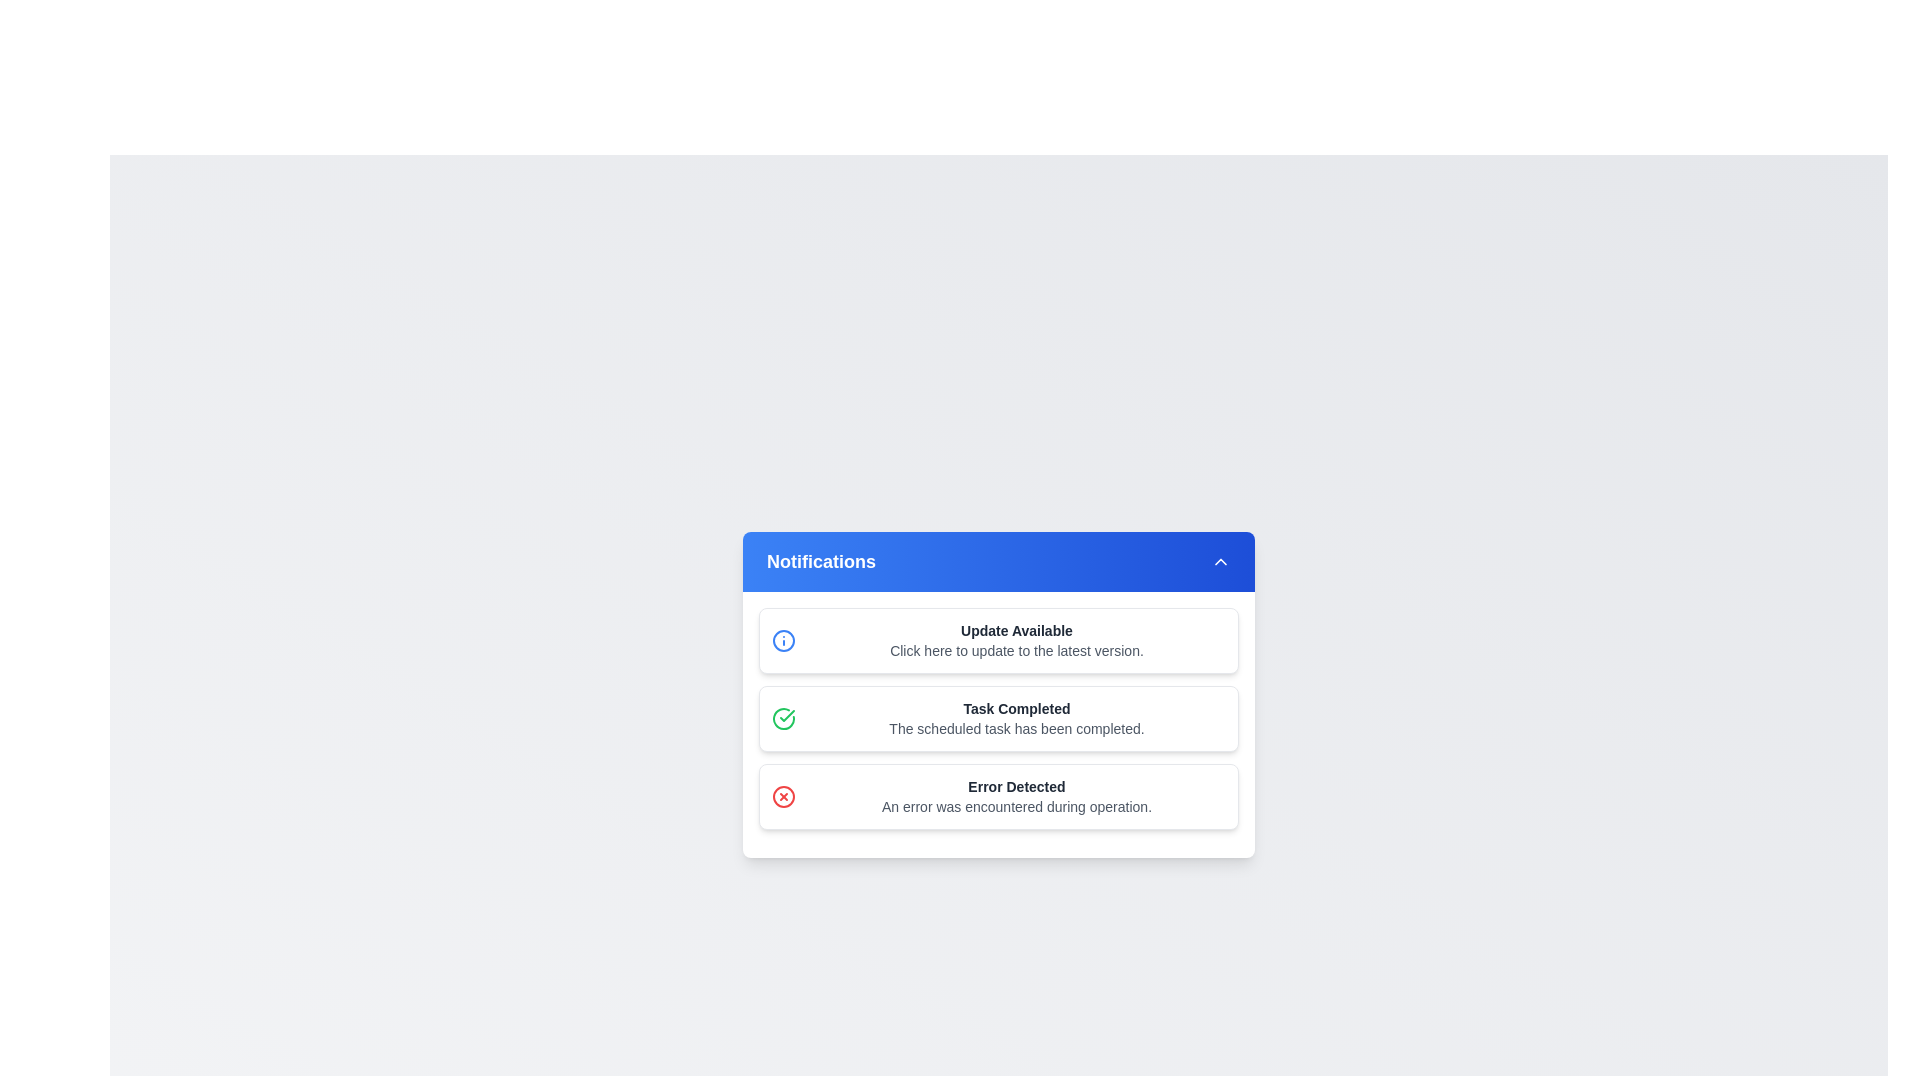 The image size is (1920, 1080). Describe the element at coordinates (782, 796) in the screenshot. I see `the red circular icon with a white 'X' symbol located to the left of the 'Error Detected' notification` at that location.